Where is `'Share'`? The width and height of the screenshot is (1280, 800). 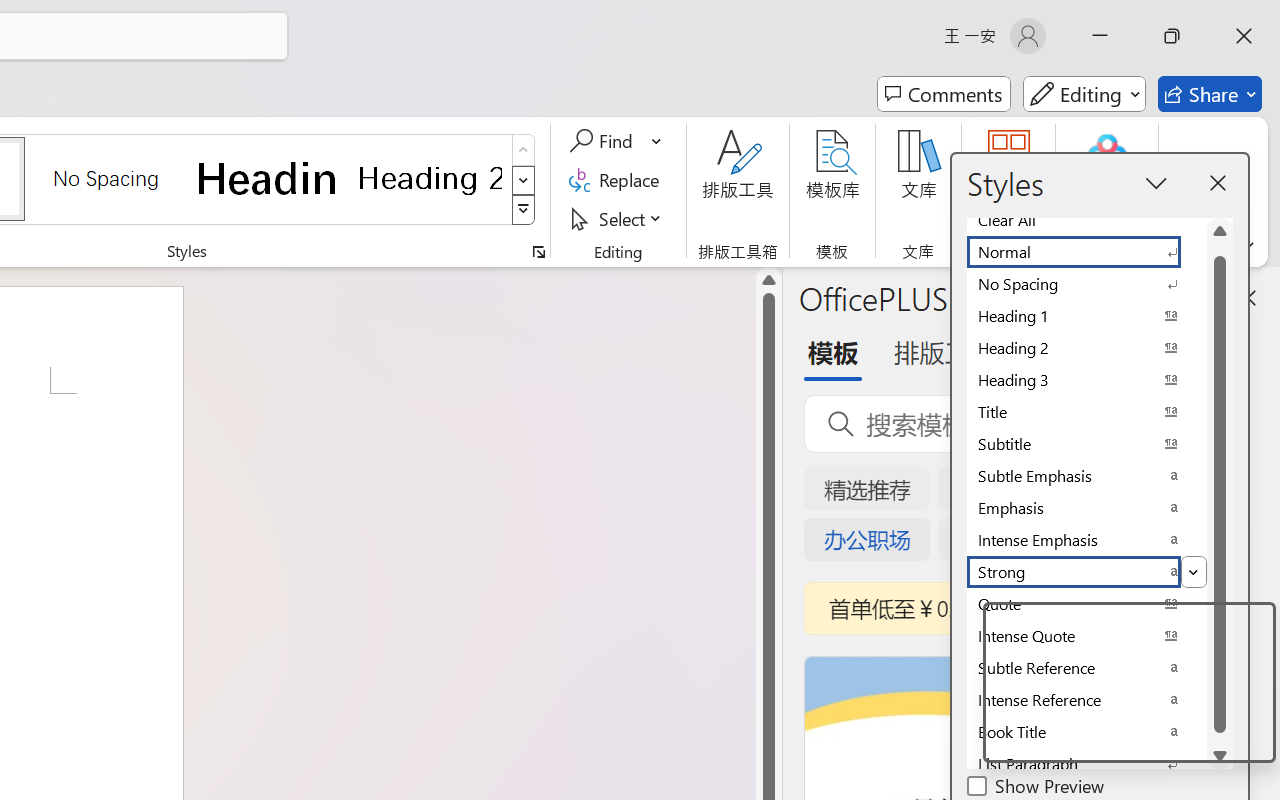
'Share' is located at coordinates (1209, 94).